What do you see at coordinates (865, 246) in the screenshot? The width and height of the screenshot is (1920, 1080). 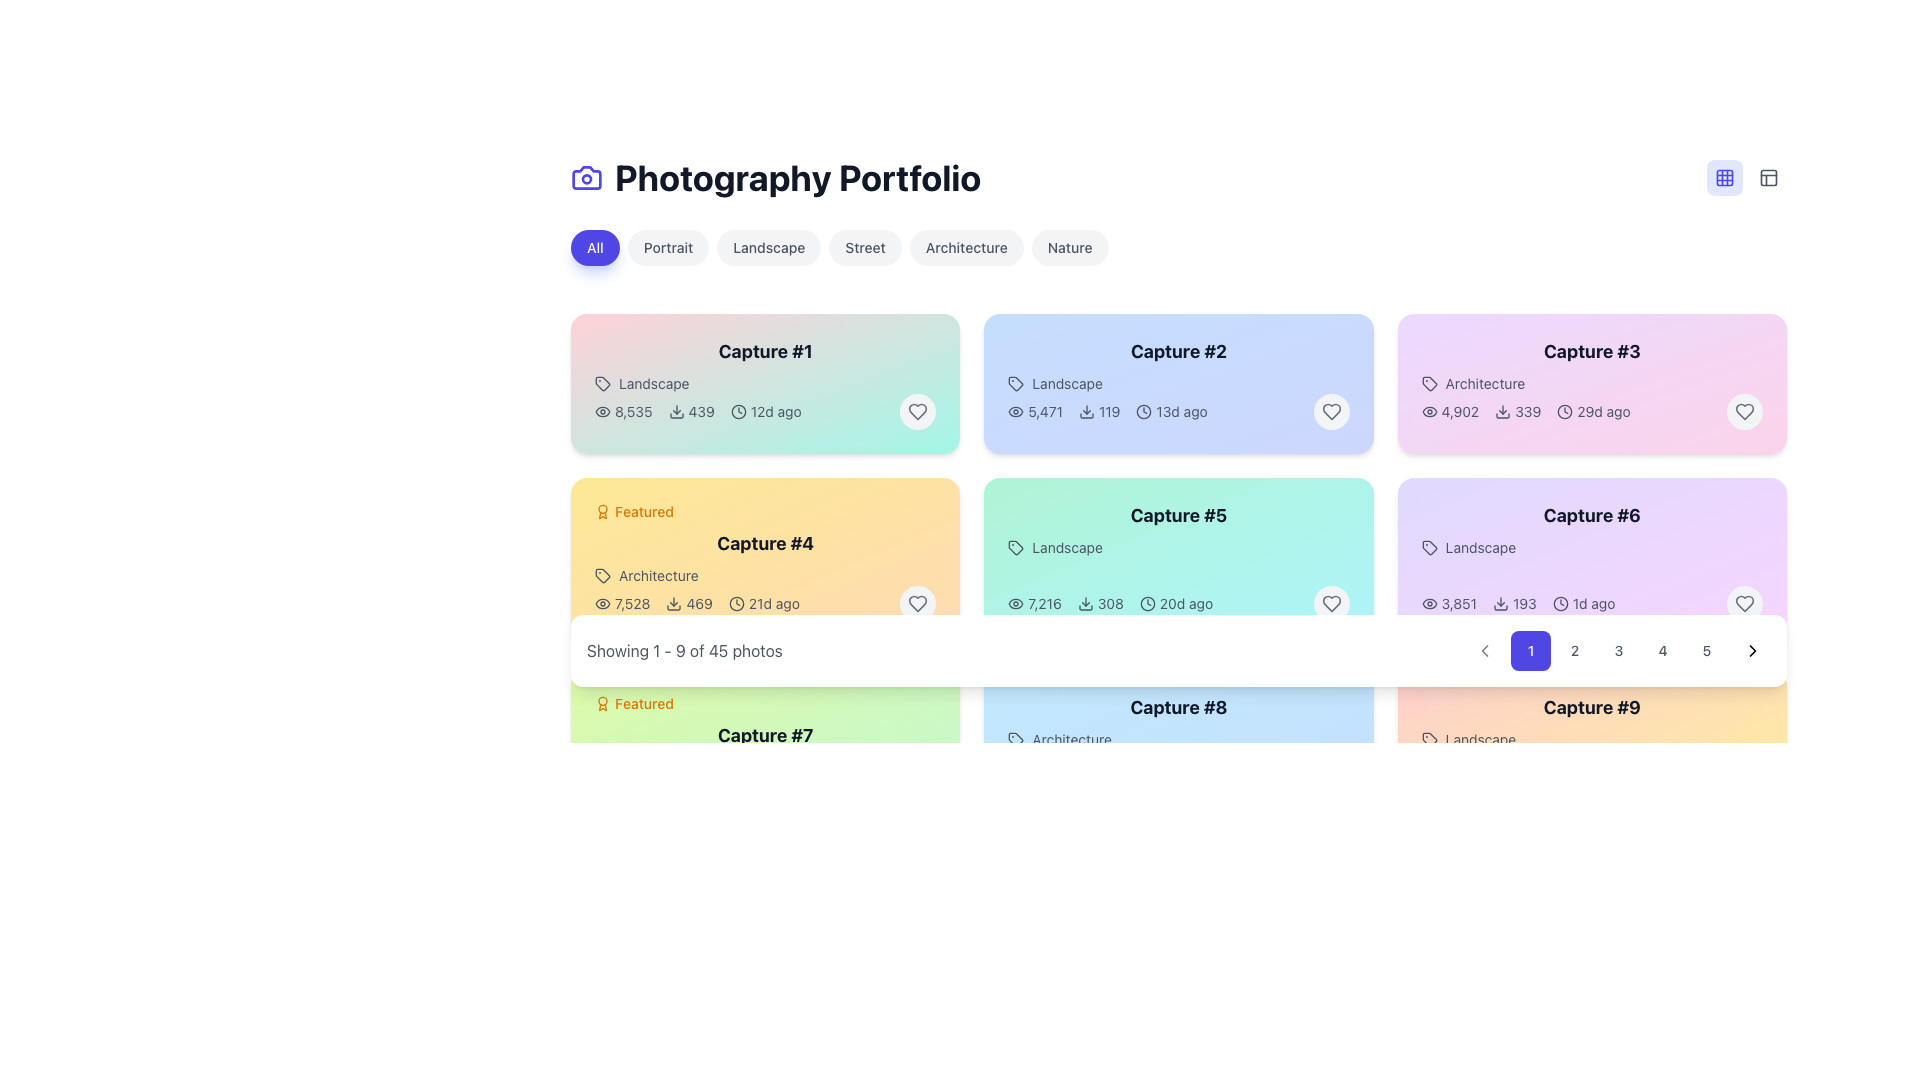 I see `the 'Street' button, which is the fourth button in a horizontal row of filter buttons` at bounding box center [865, 246].